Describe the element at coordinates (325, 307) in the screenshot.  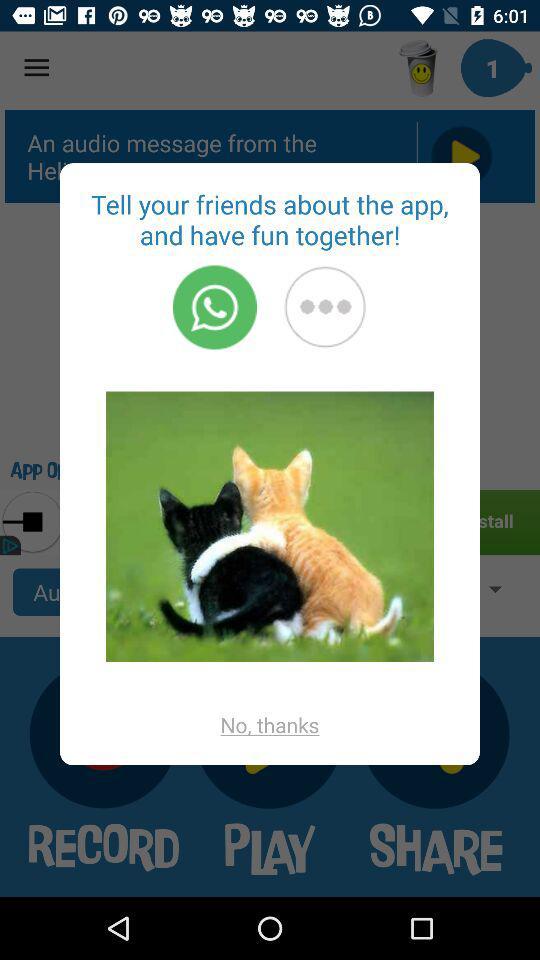
I see `to the setting options` at that location.